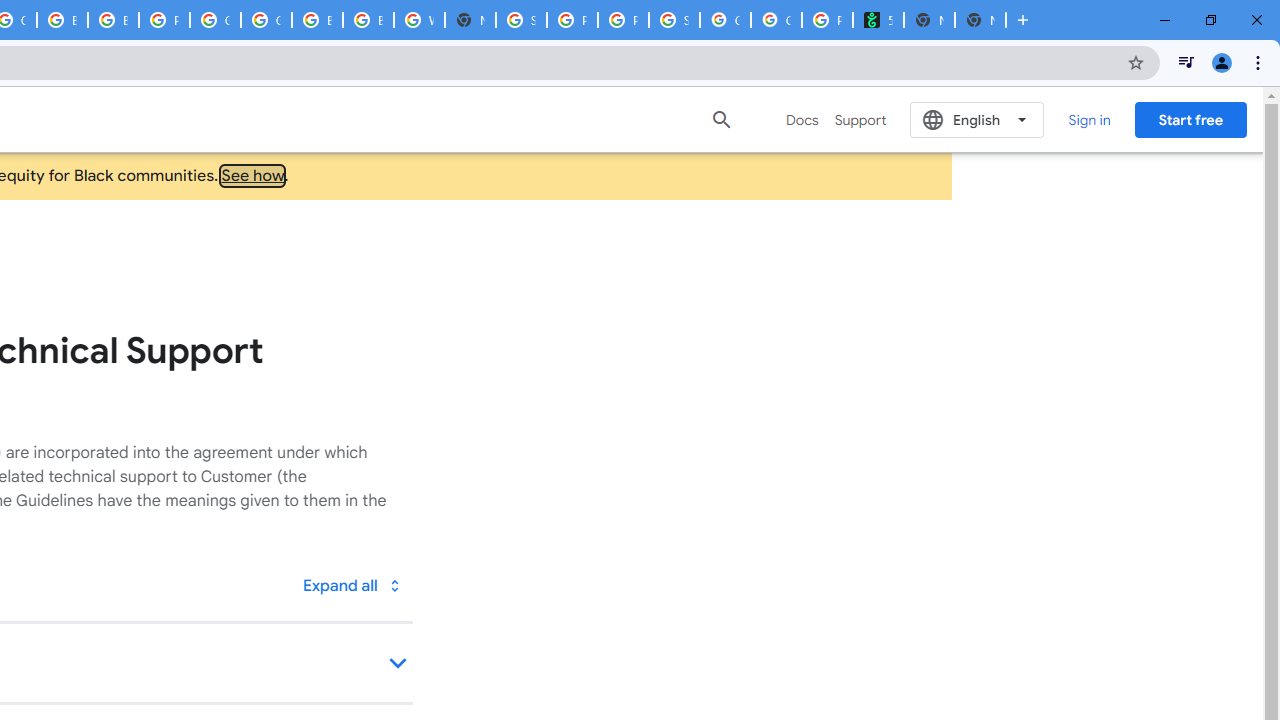 This screenshot has width=1280, height=720. What do you see at coordinates (520, 20) in the screenshot?
I see `'Sign in - Google Accounts'` at bounding box center [520, 20].